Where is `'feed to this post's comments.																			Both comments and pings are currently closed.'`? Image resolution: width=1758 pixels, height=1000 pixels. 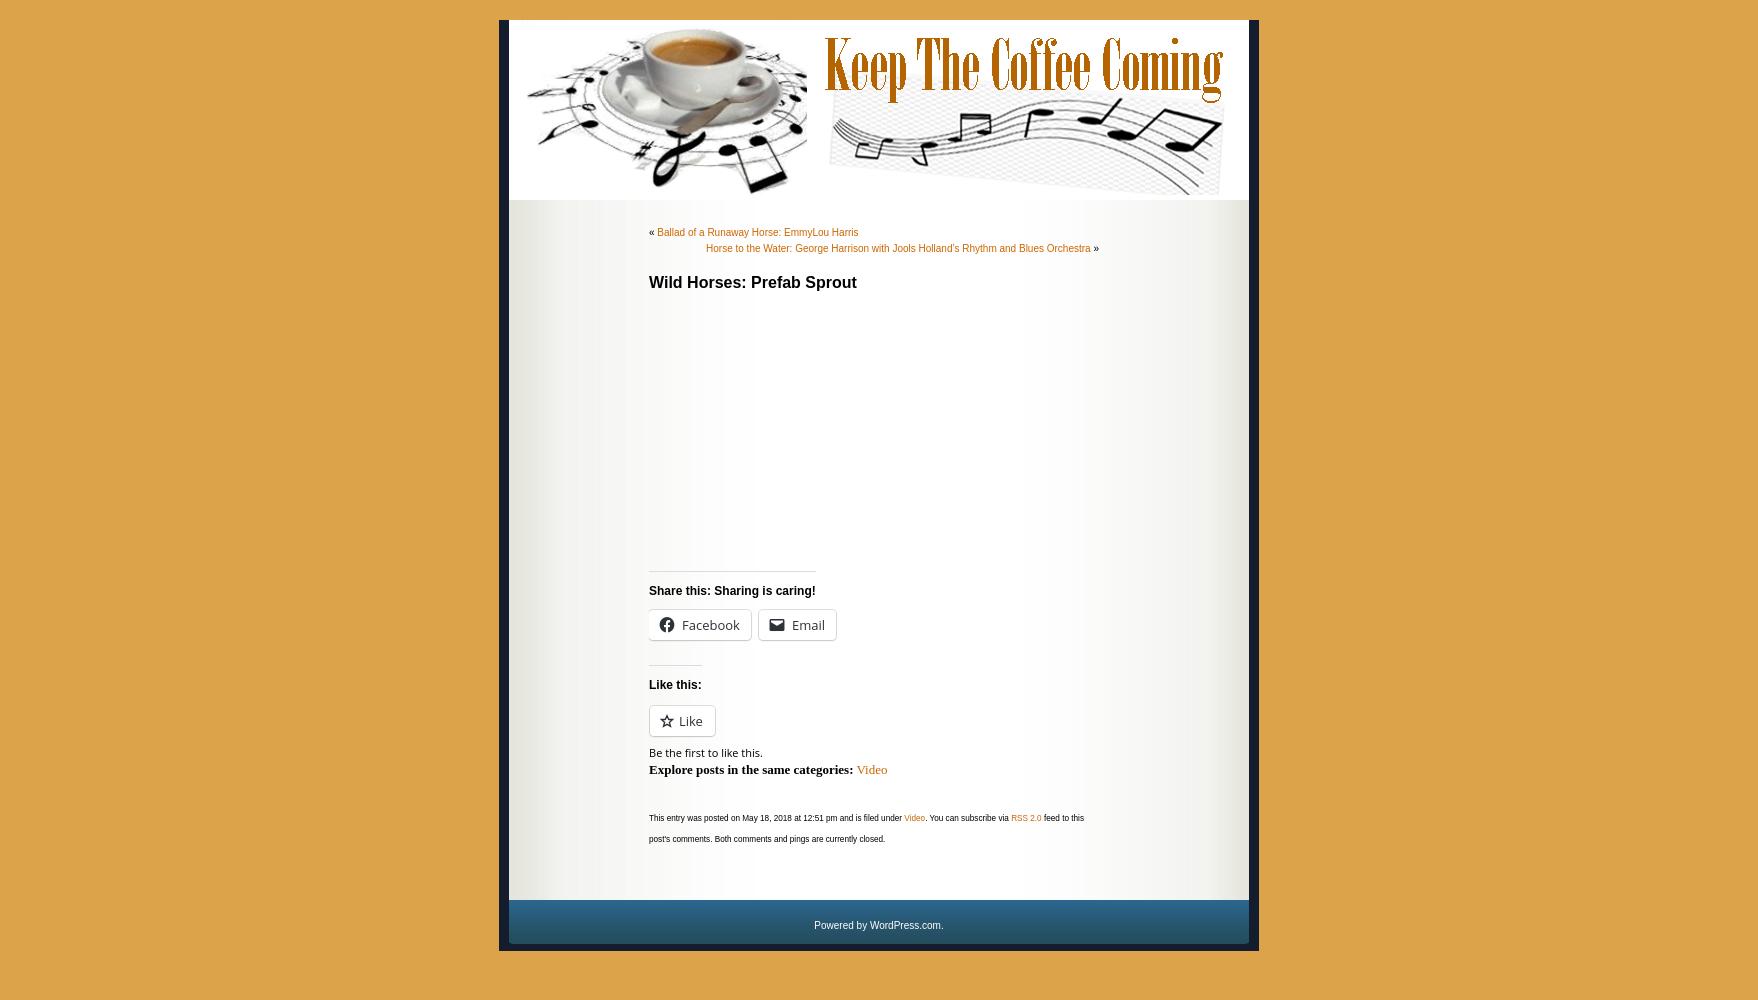
'feed to this post's comments.																			Both comments and pings are currently closed.' is located at coordinates (865, 827).